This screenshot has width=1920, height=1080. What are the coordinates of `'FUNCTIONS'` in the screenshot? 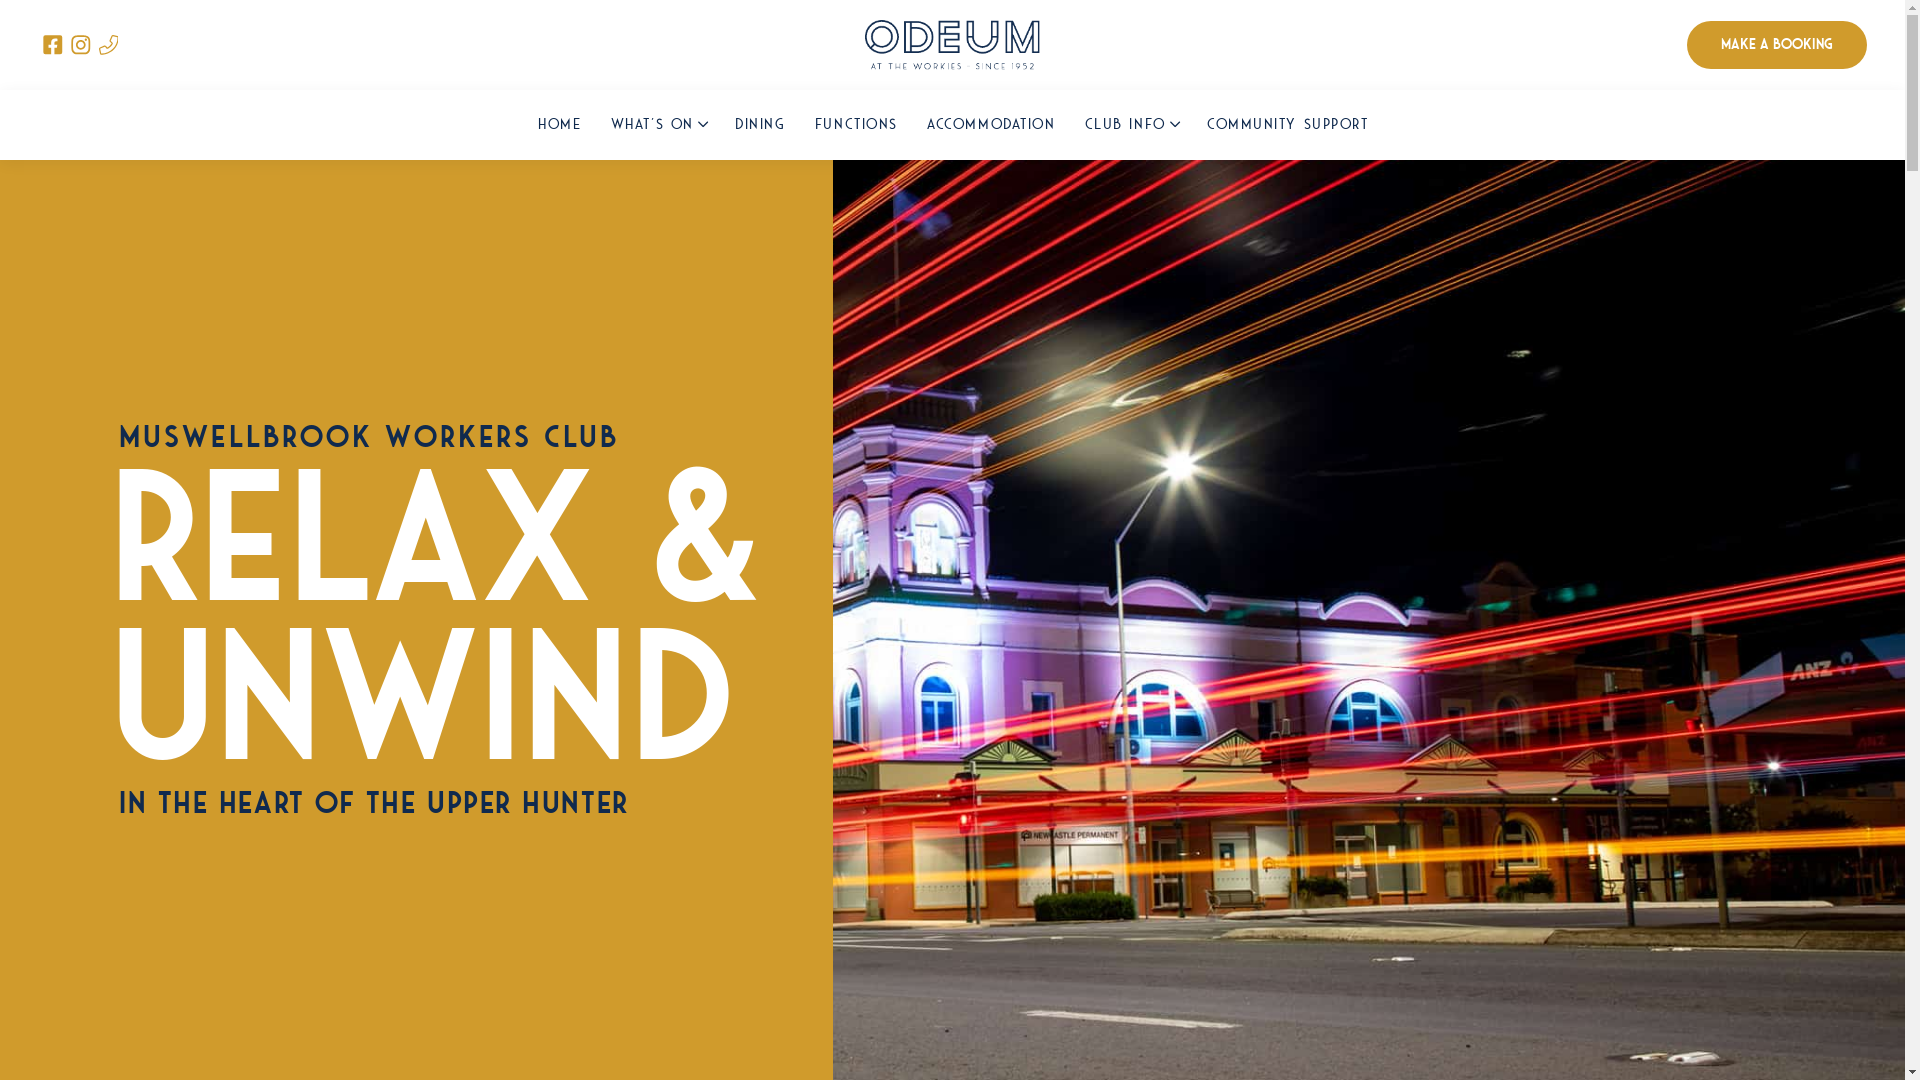 It's located at (797, 124).